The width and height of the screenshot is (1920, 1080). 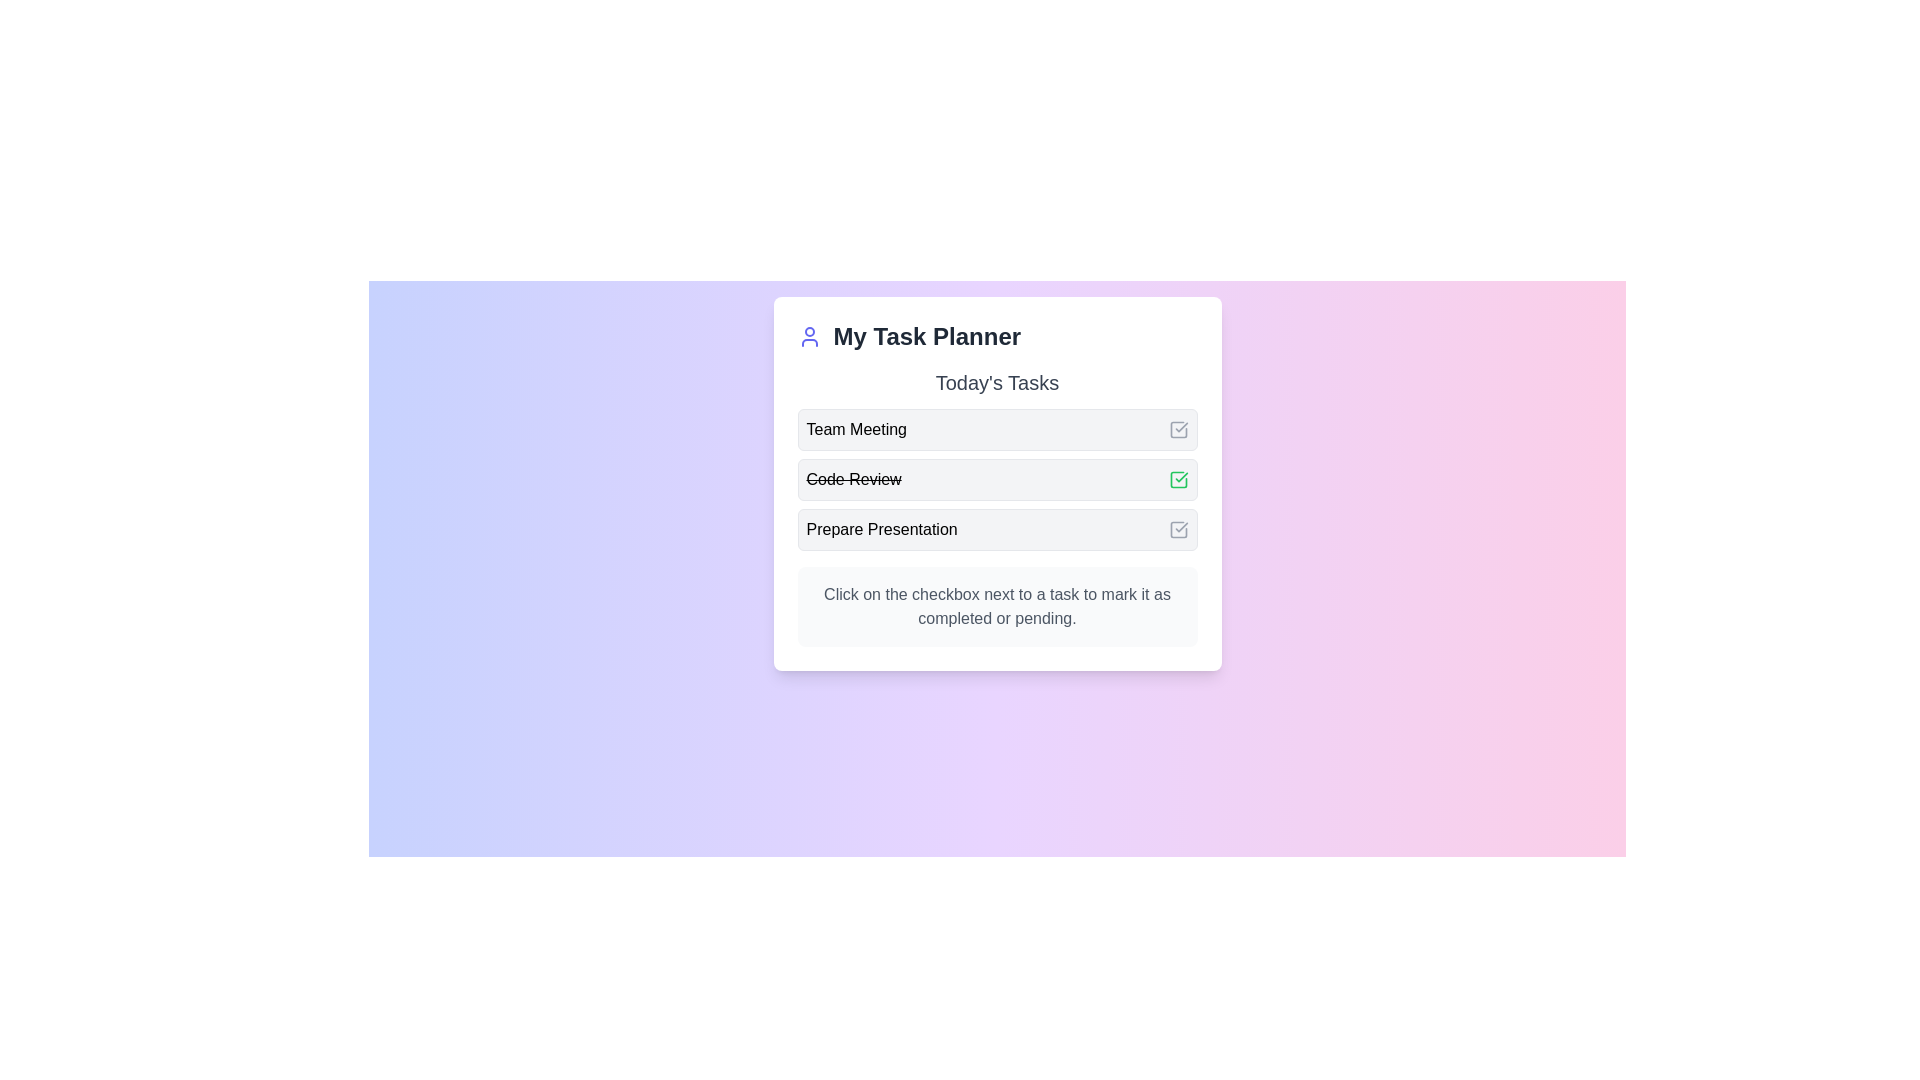 I want to click on the checkboxes next to 'Team Meeting', 'Code Review', and 'Prepare Presentation' in the 'My Task Planner' section to mark these tasks as completed, so click(x=997, y=483).